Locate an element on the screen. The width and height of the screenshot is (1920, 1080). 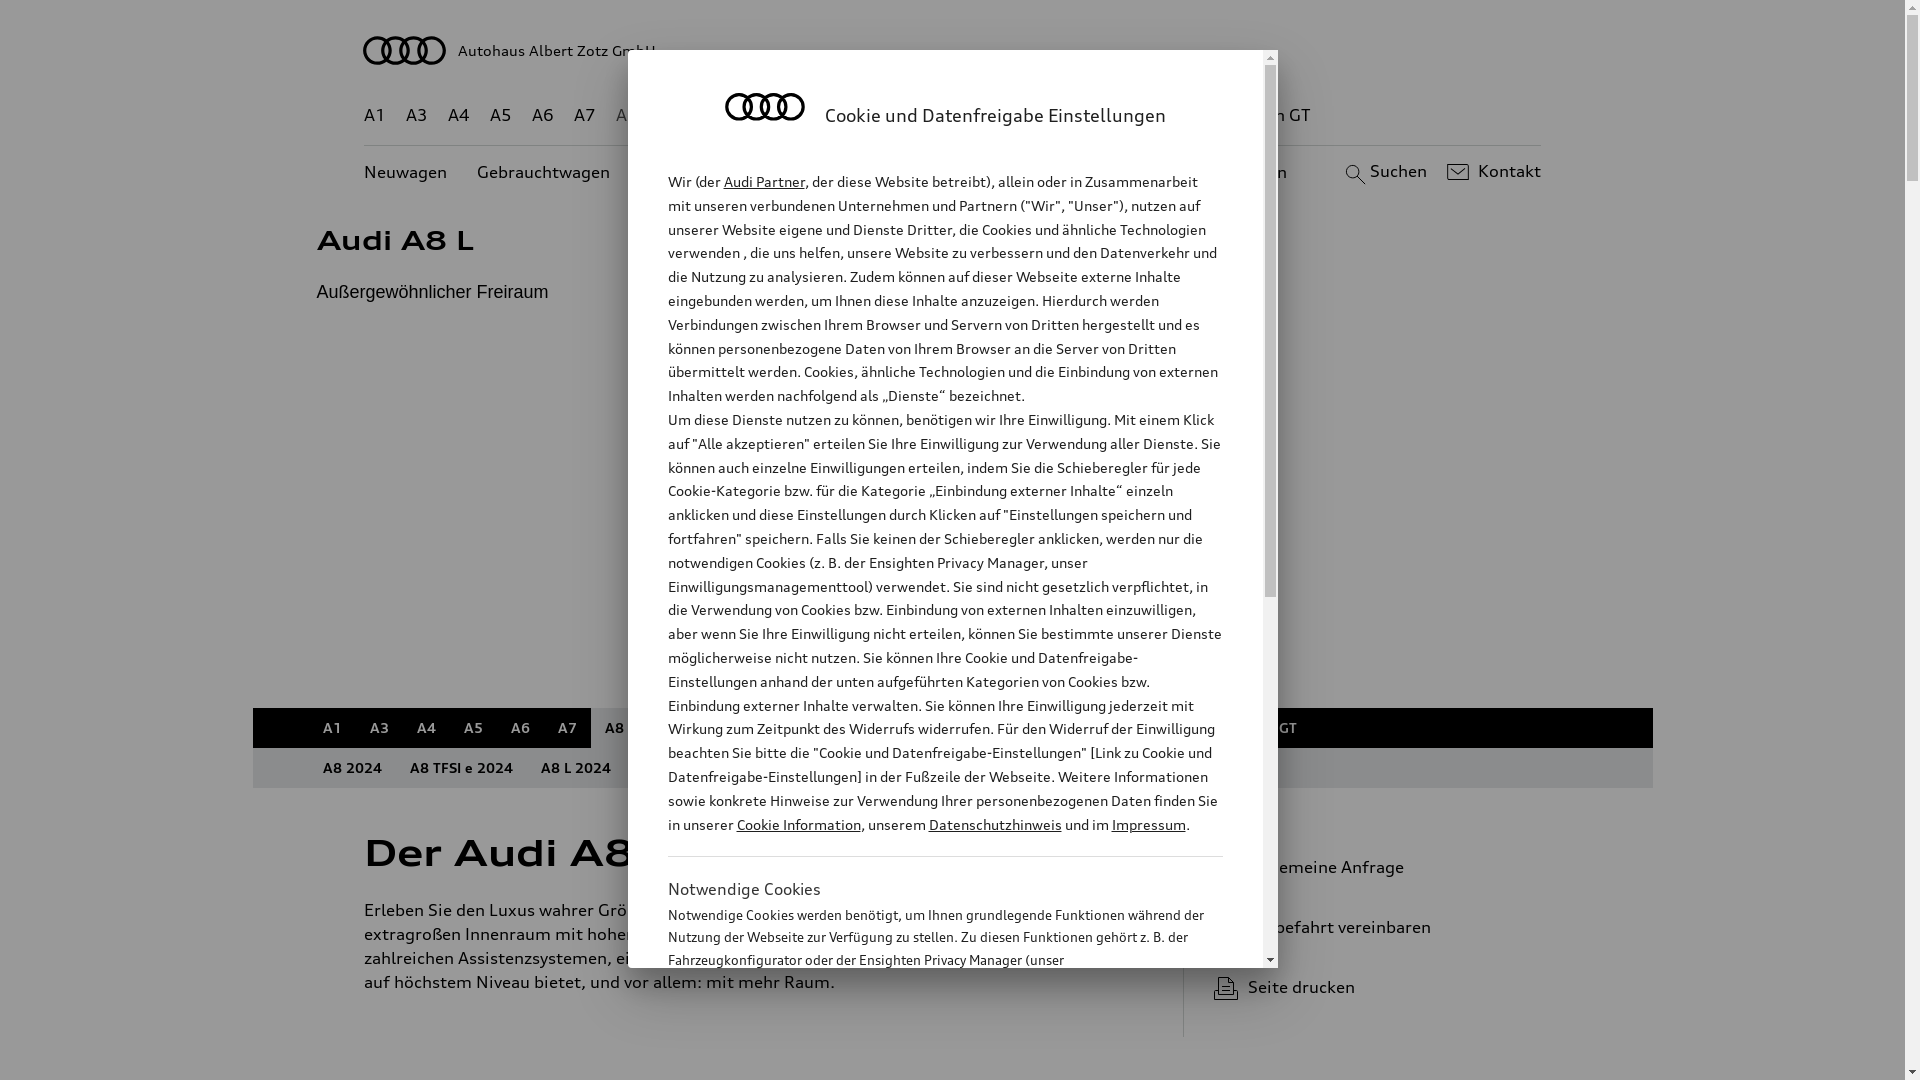
'A7' is located at coordinates (566, 728).